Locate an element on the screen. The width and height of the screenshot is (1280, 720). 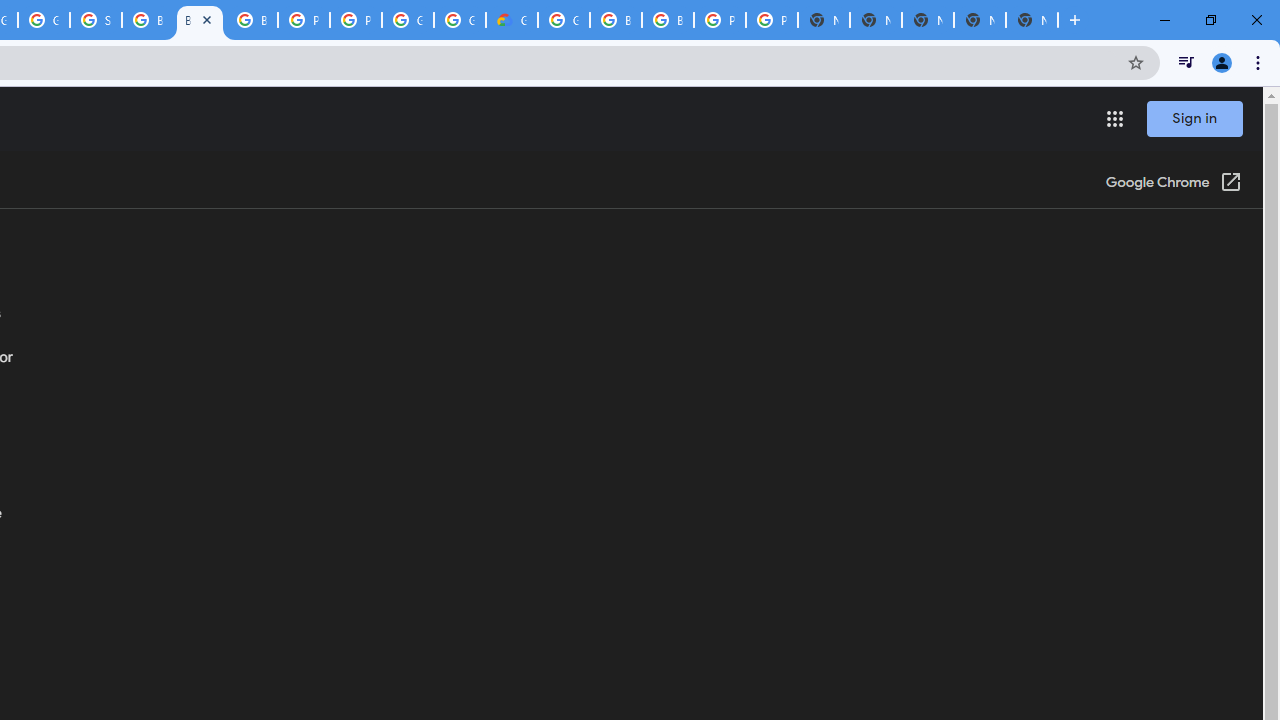
'New Tab' is located at coordinates (1032, 20).